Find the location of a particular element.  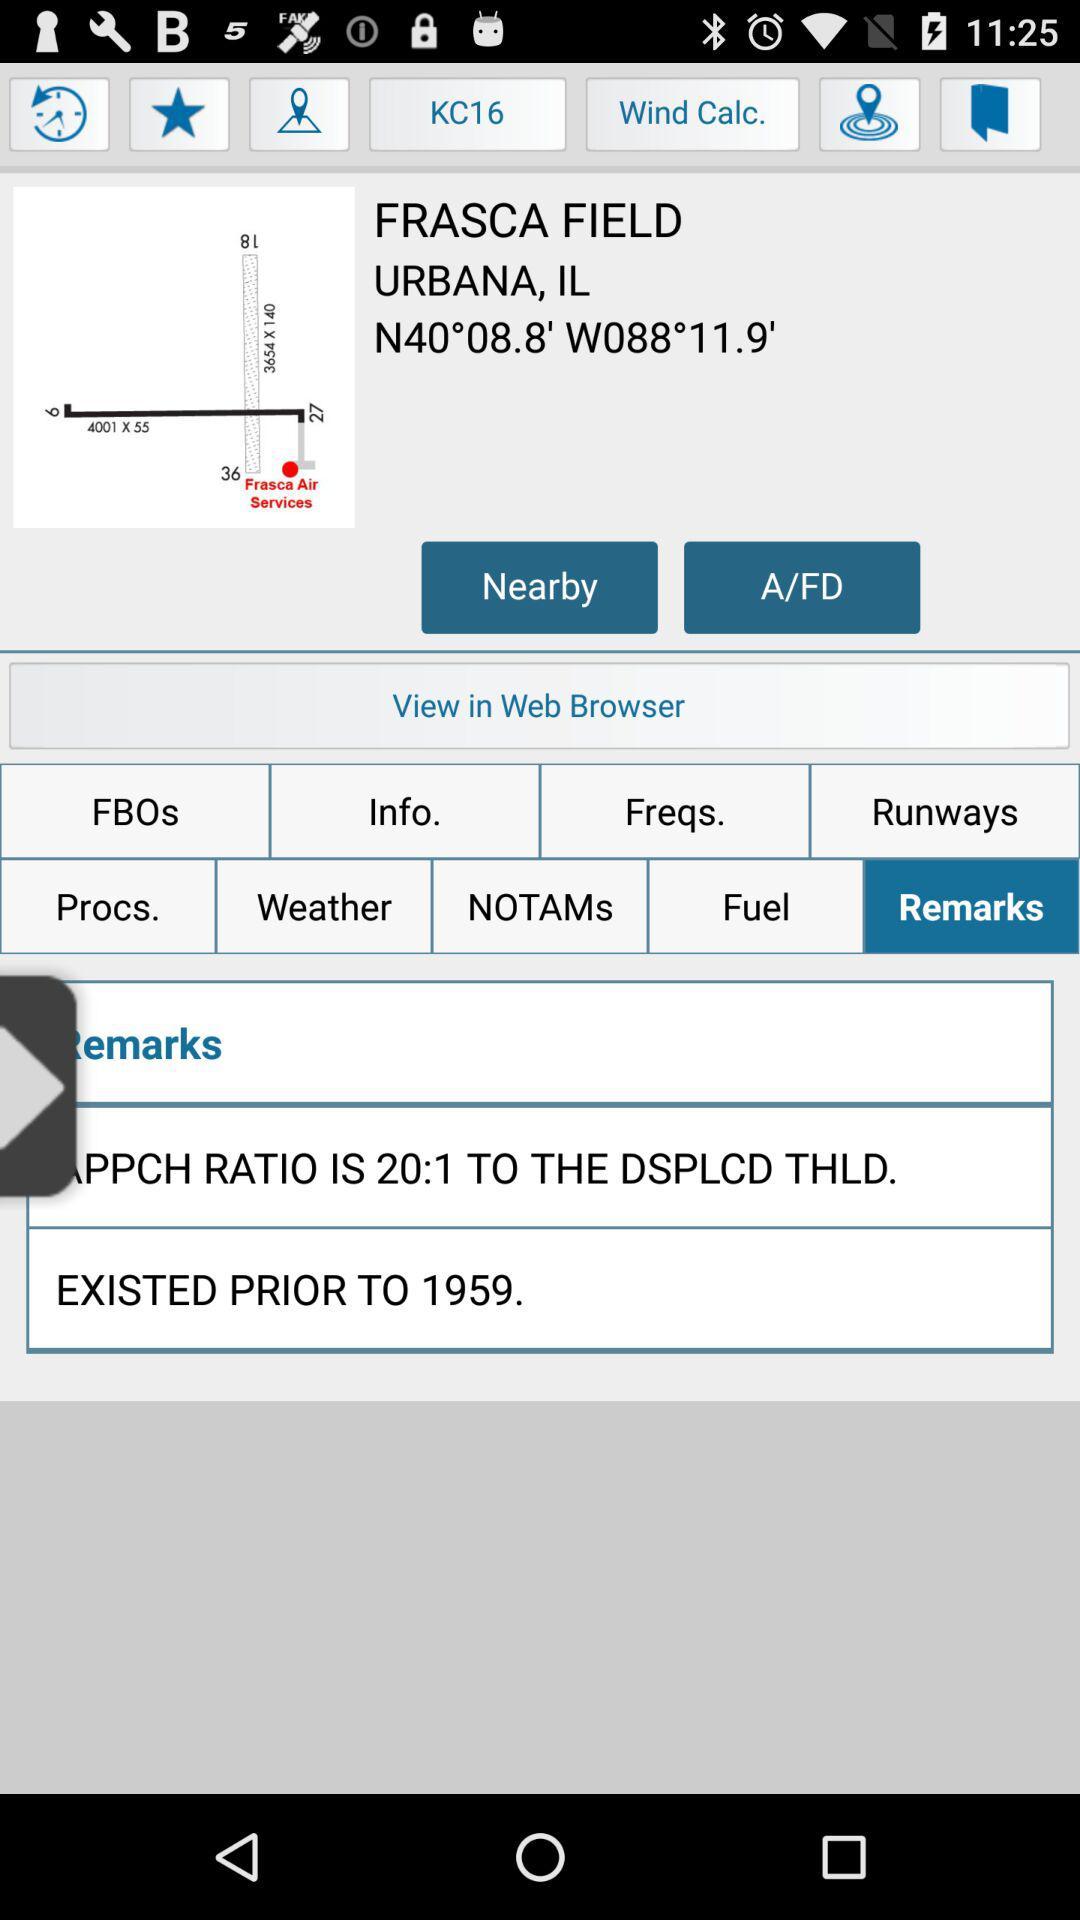

star button is located at coordinates (180, 118).